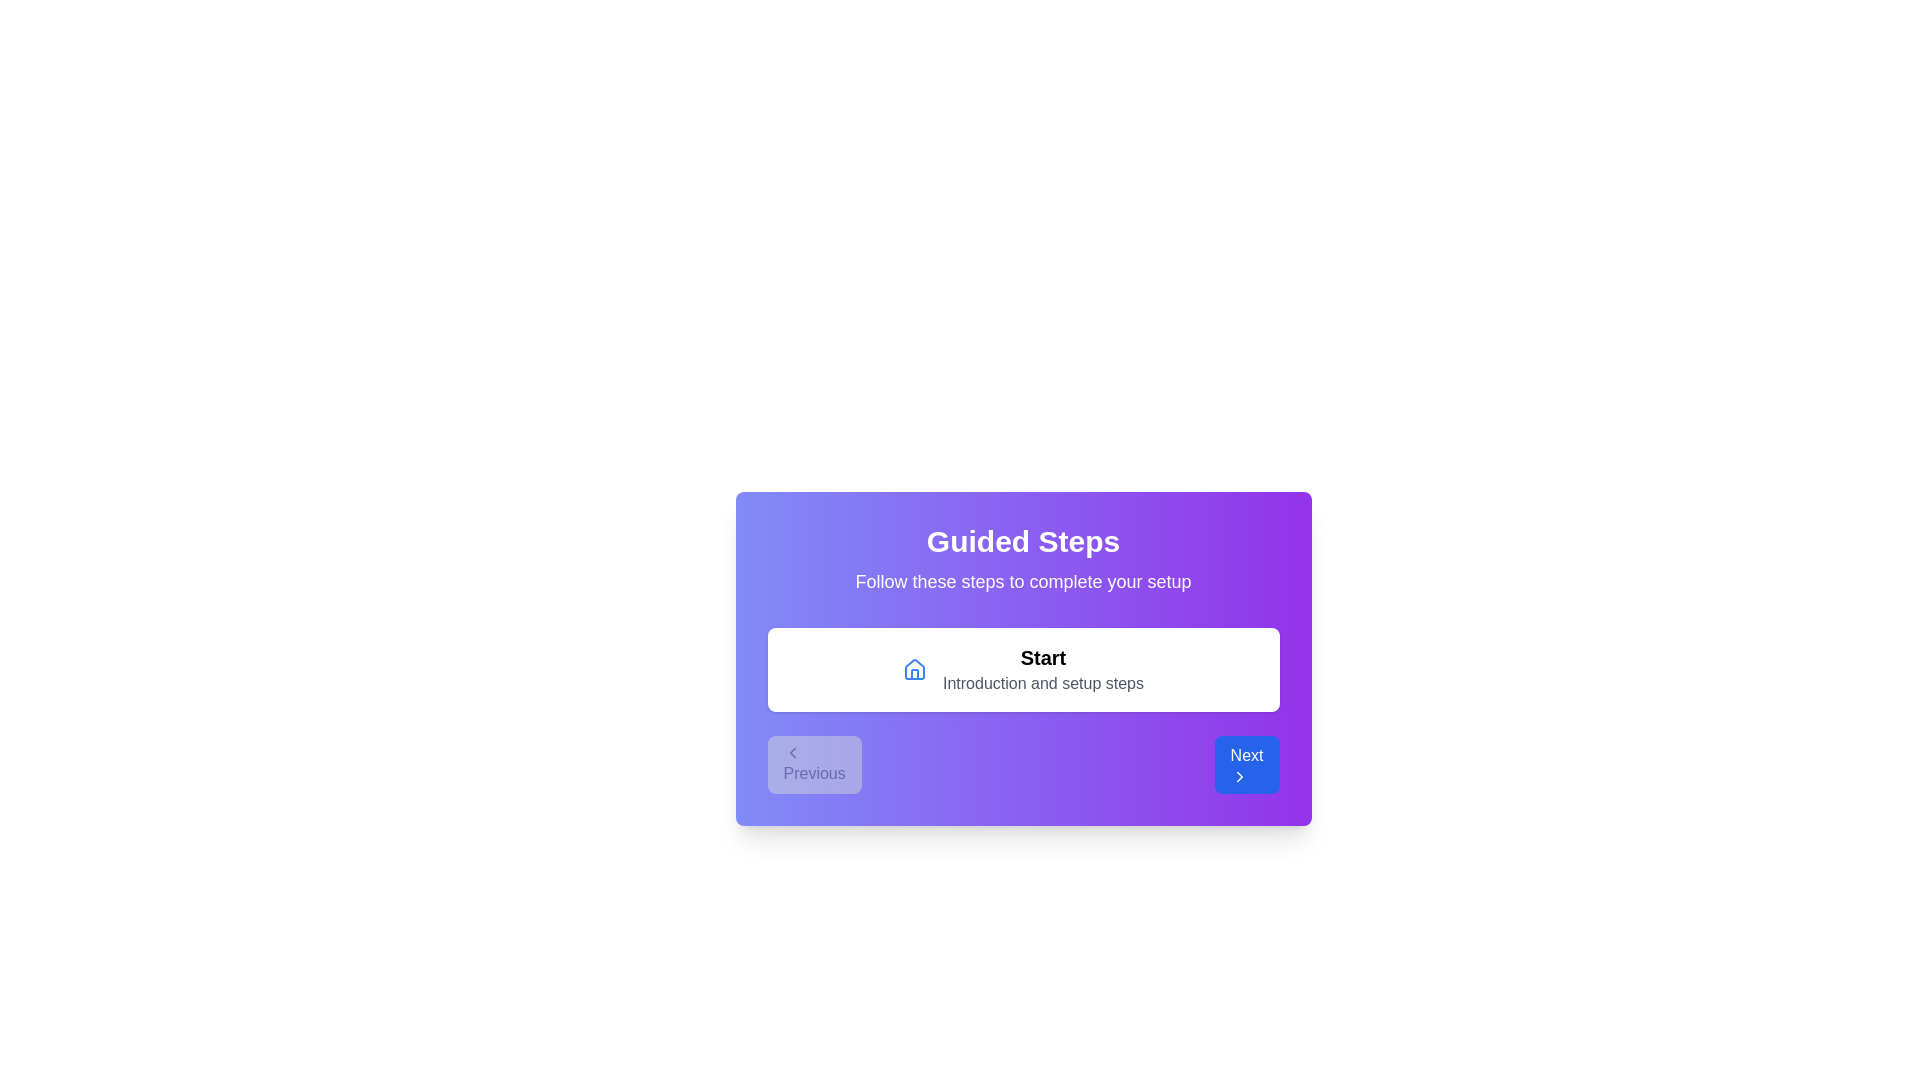 The image size is (1920, 1080). I want to click on the static text label 'Start' that indicates the beginning of a process, located to the right of a home icon within the white rectangular region below 'Guided Steps', so click(1042, 658).